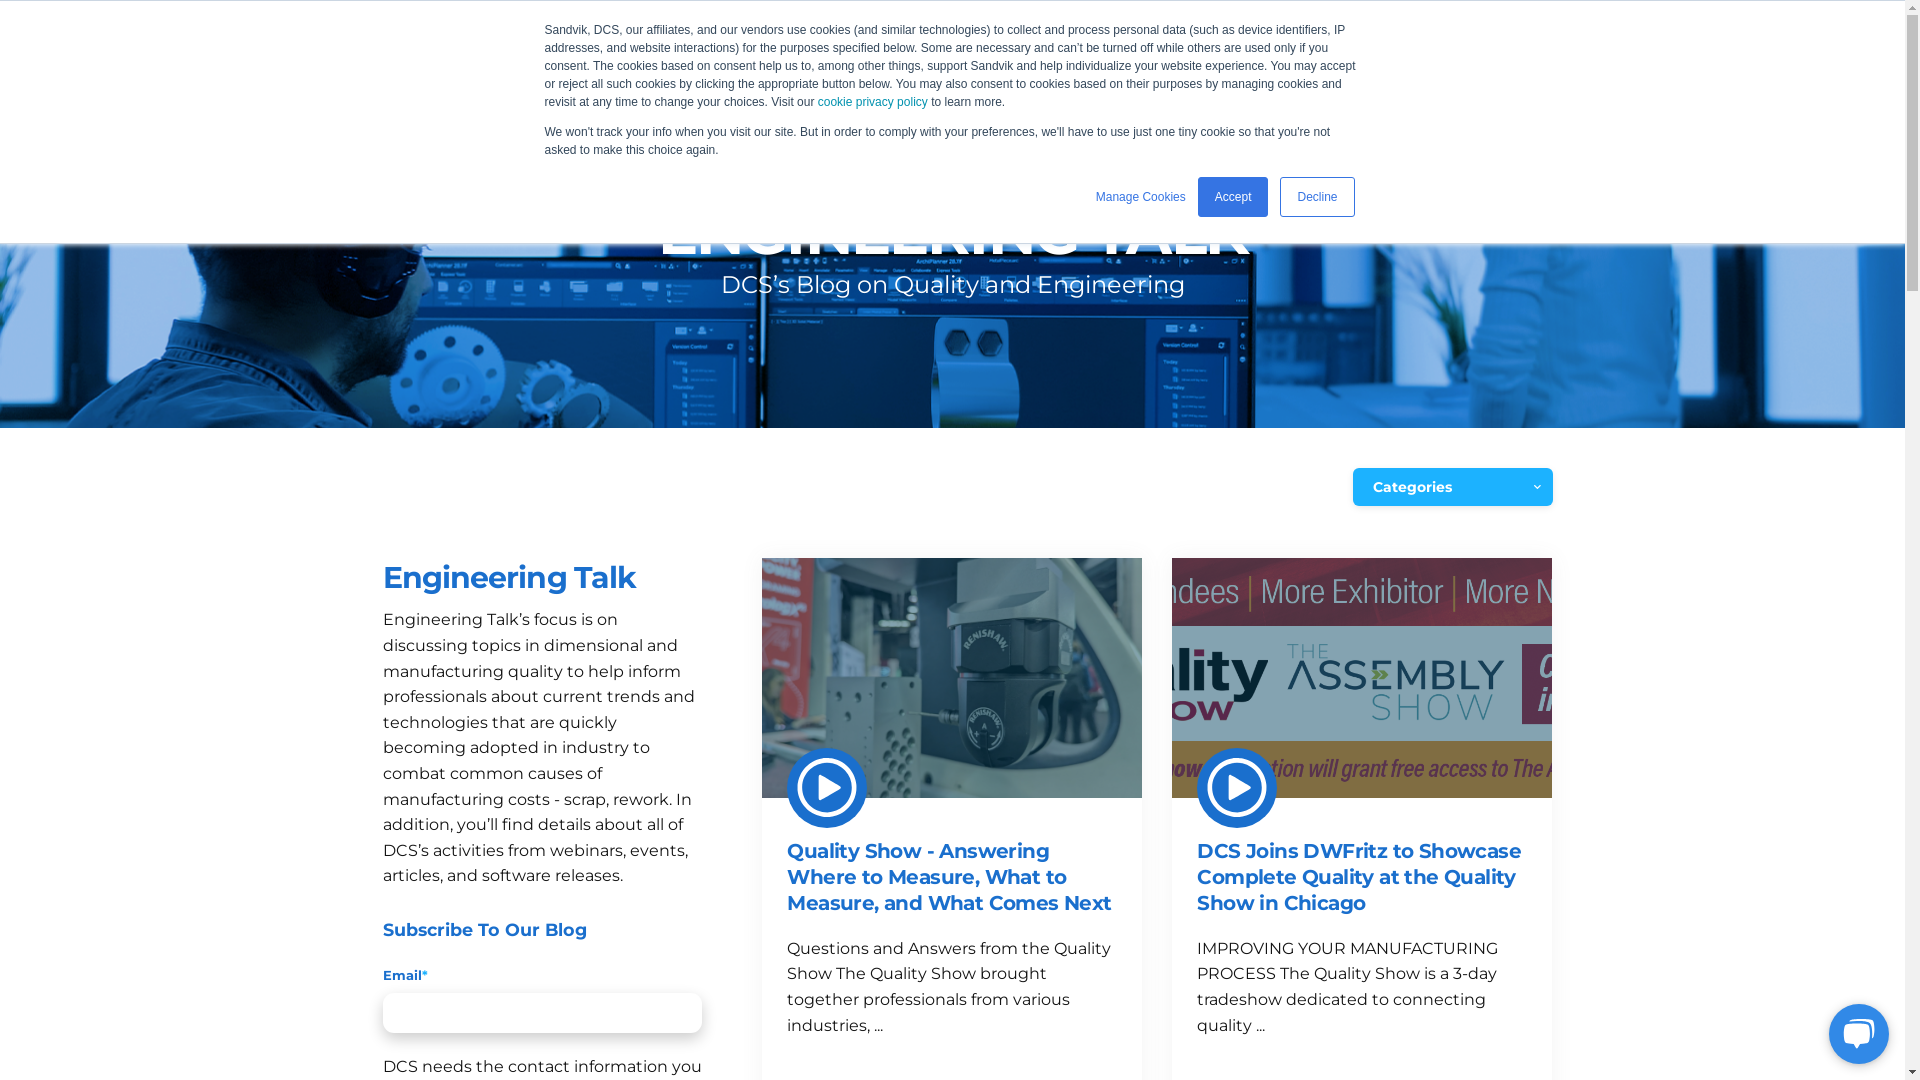 Image resolution: width=1920 pixels, height=1080 pixels. What do you see at coordinates (757, 78) in the screenshot?
I see `'Services'` at bounding box center [757, 78].